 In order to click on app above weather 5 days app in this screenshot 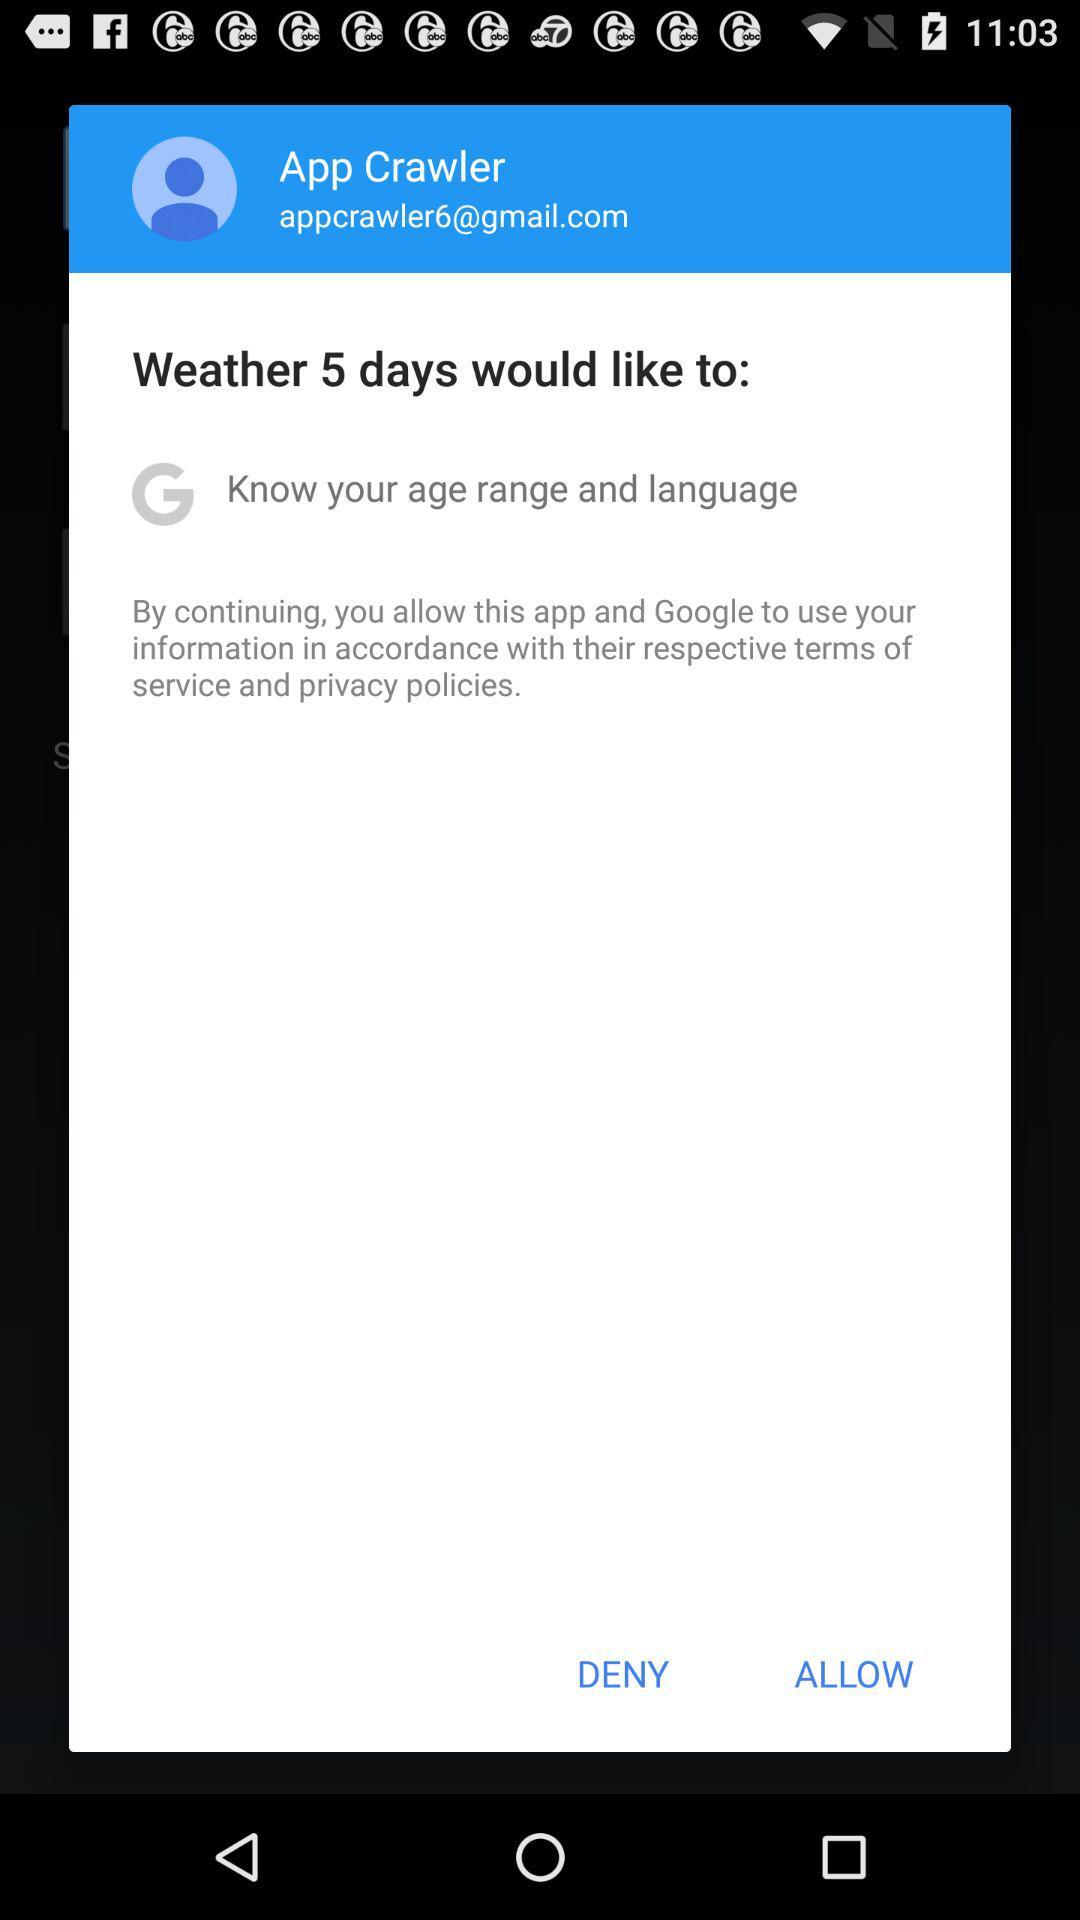, I will do `click(184, 188)`.